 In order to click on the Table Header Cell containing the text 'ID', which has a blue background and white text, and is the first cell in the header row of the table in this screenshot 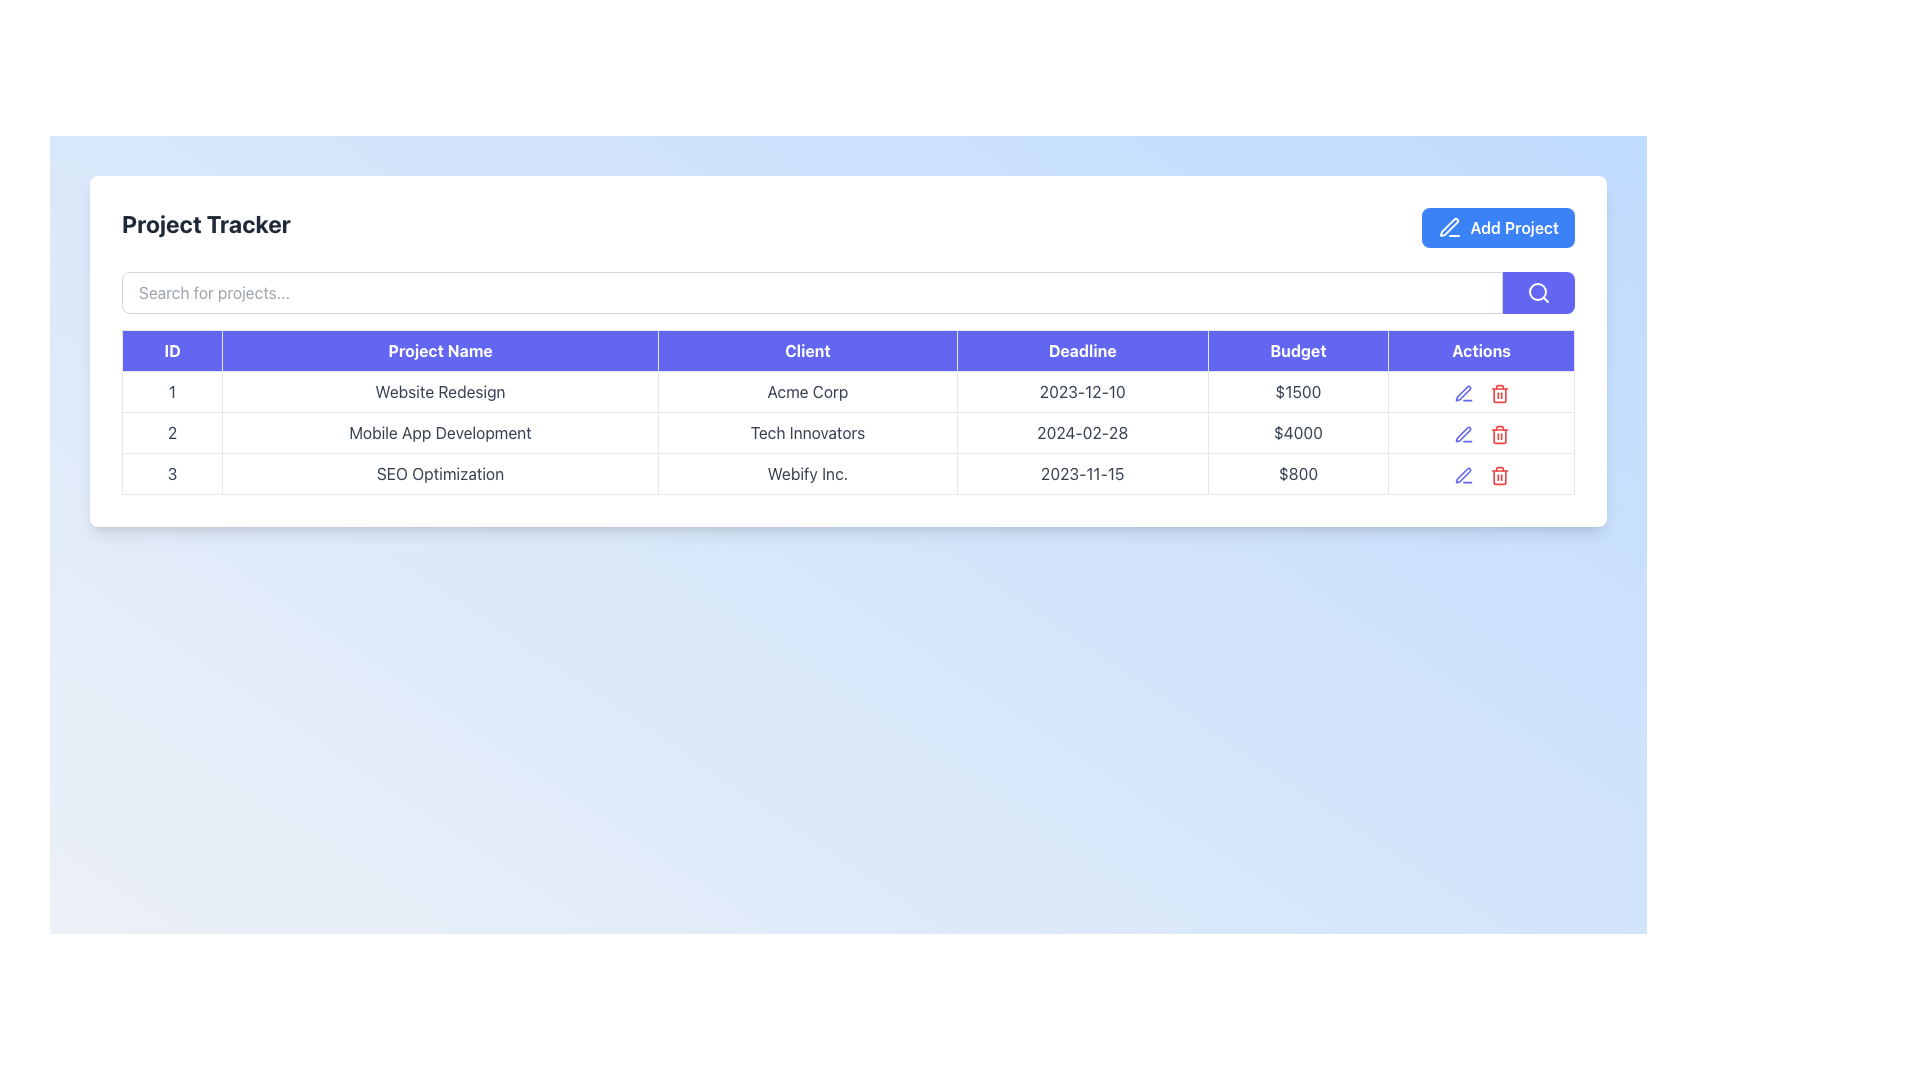, I will do `click(172, 350)`.